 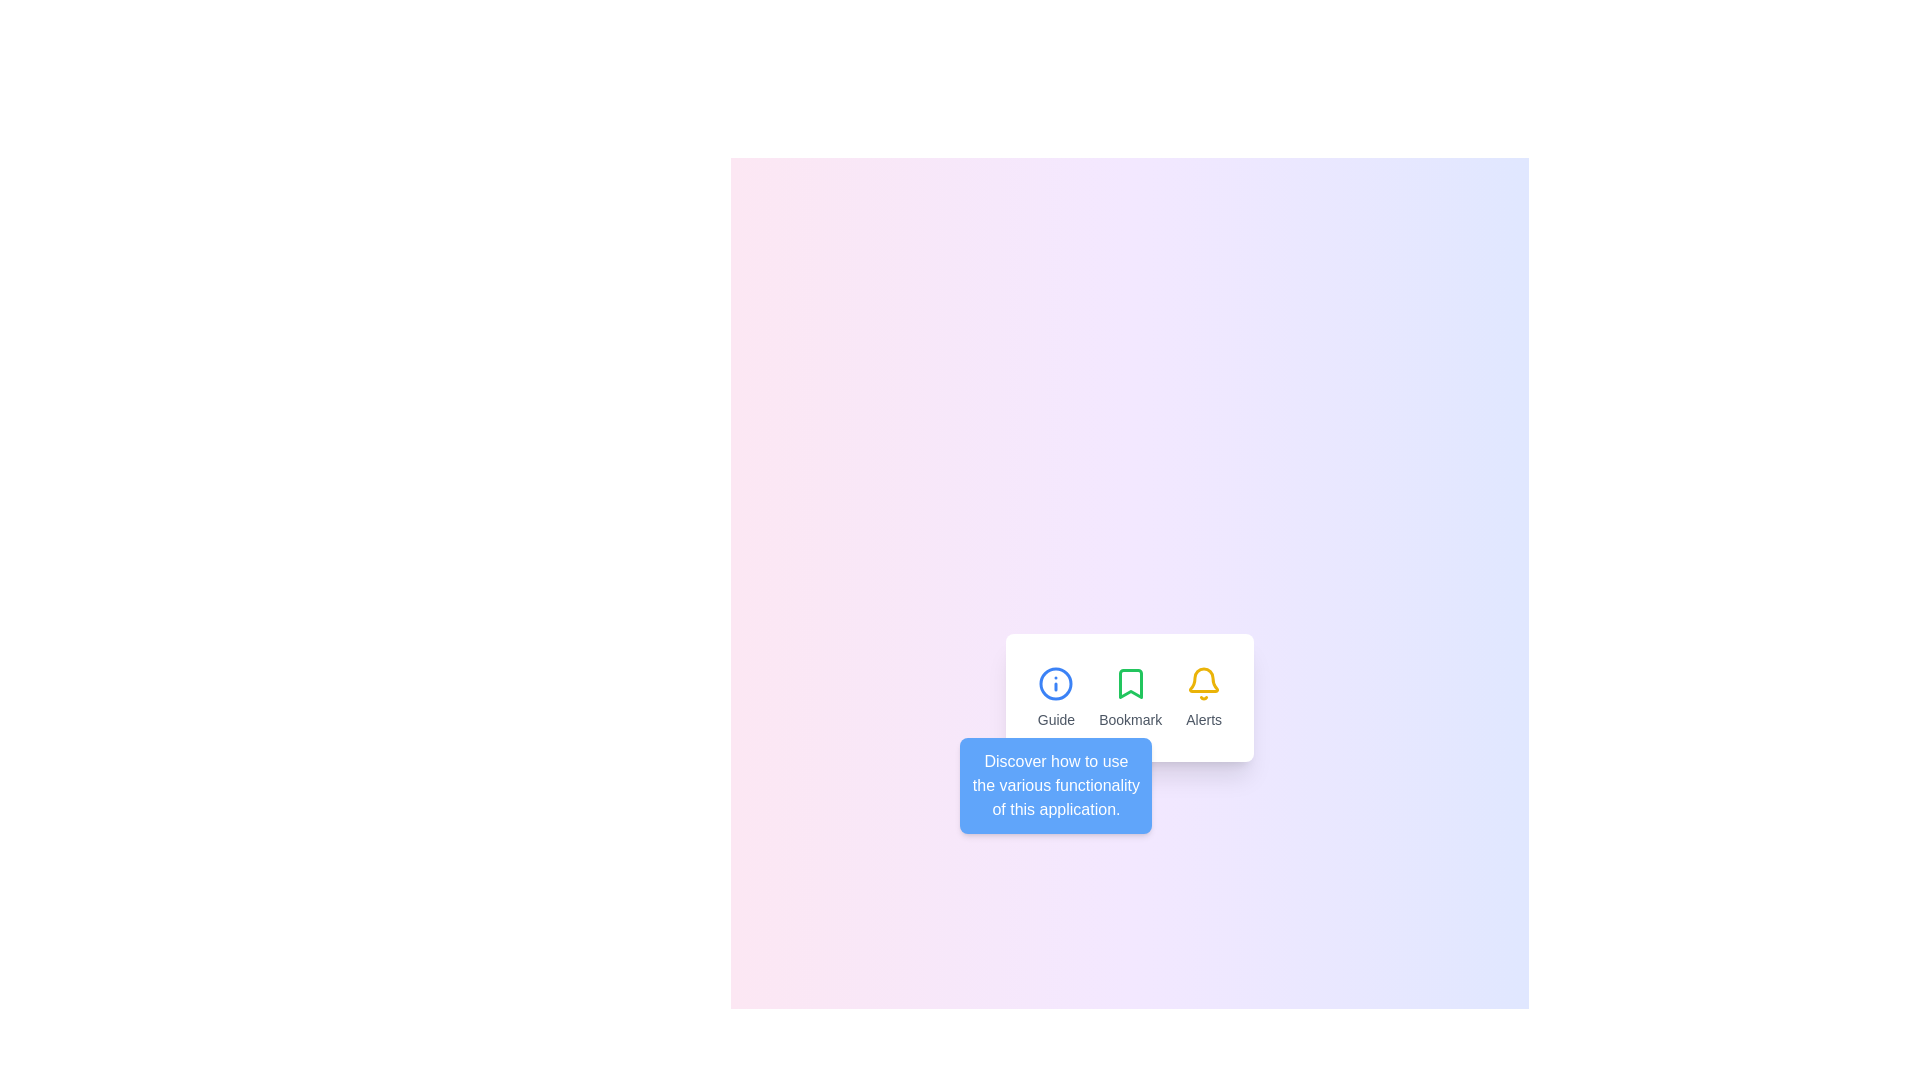 I want to click on text label that says 'Bookmark', which is styled in gray and positioned beneath the green bookmark icon, so click(x=1130, y=720).